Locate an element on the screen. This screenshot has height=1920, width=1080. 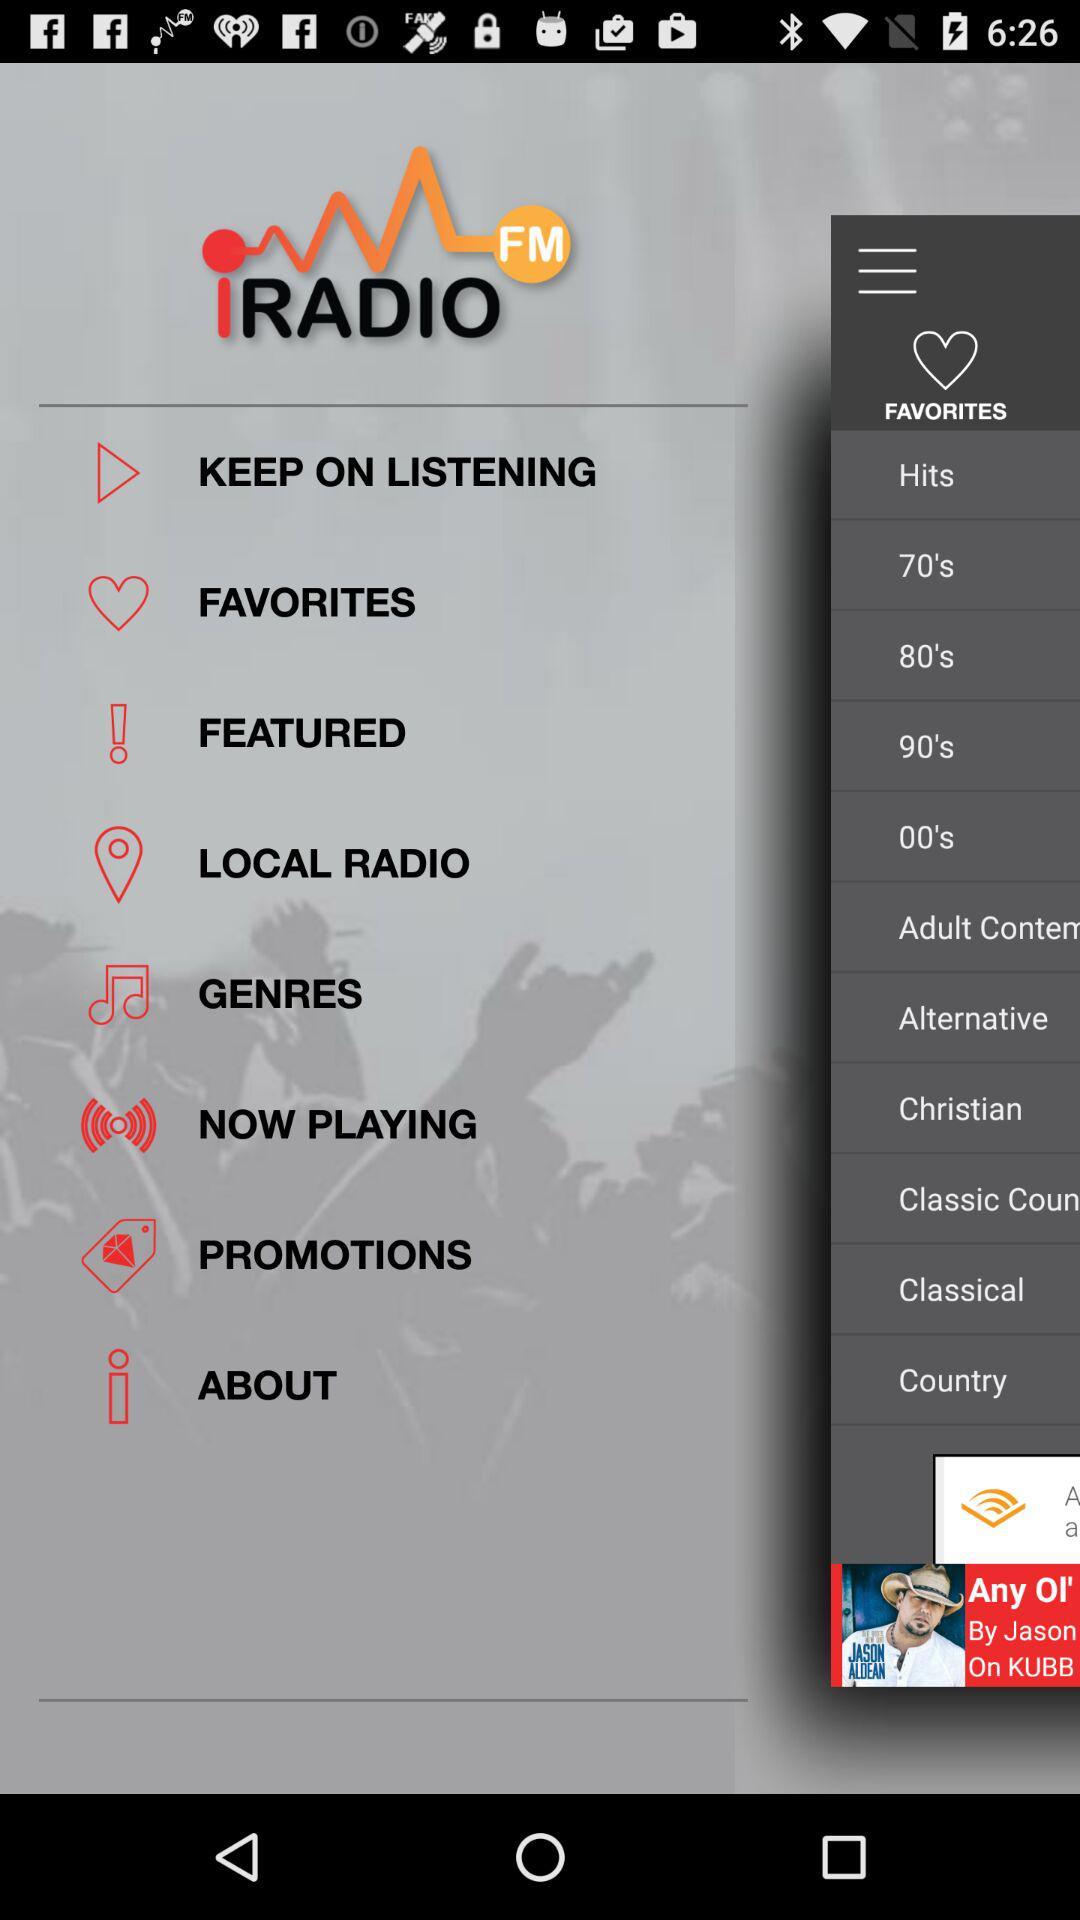
the menu icon is located at coordinates (885, 289).